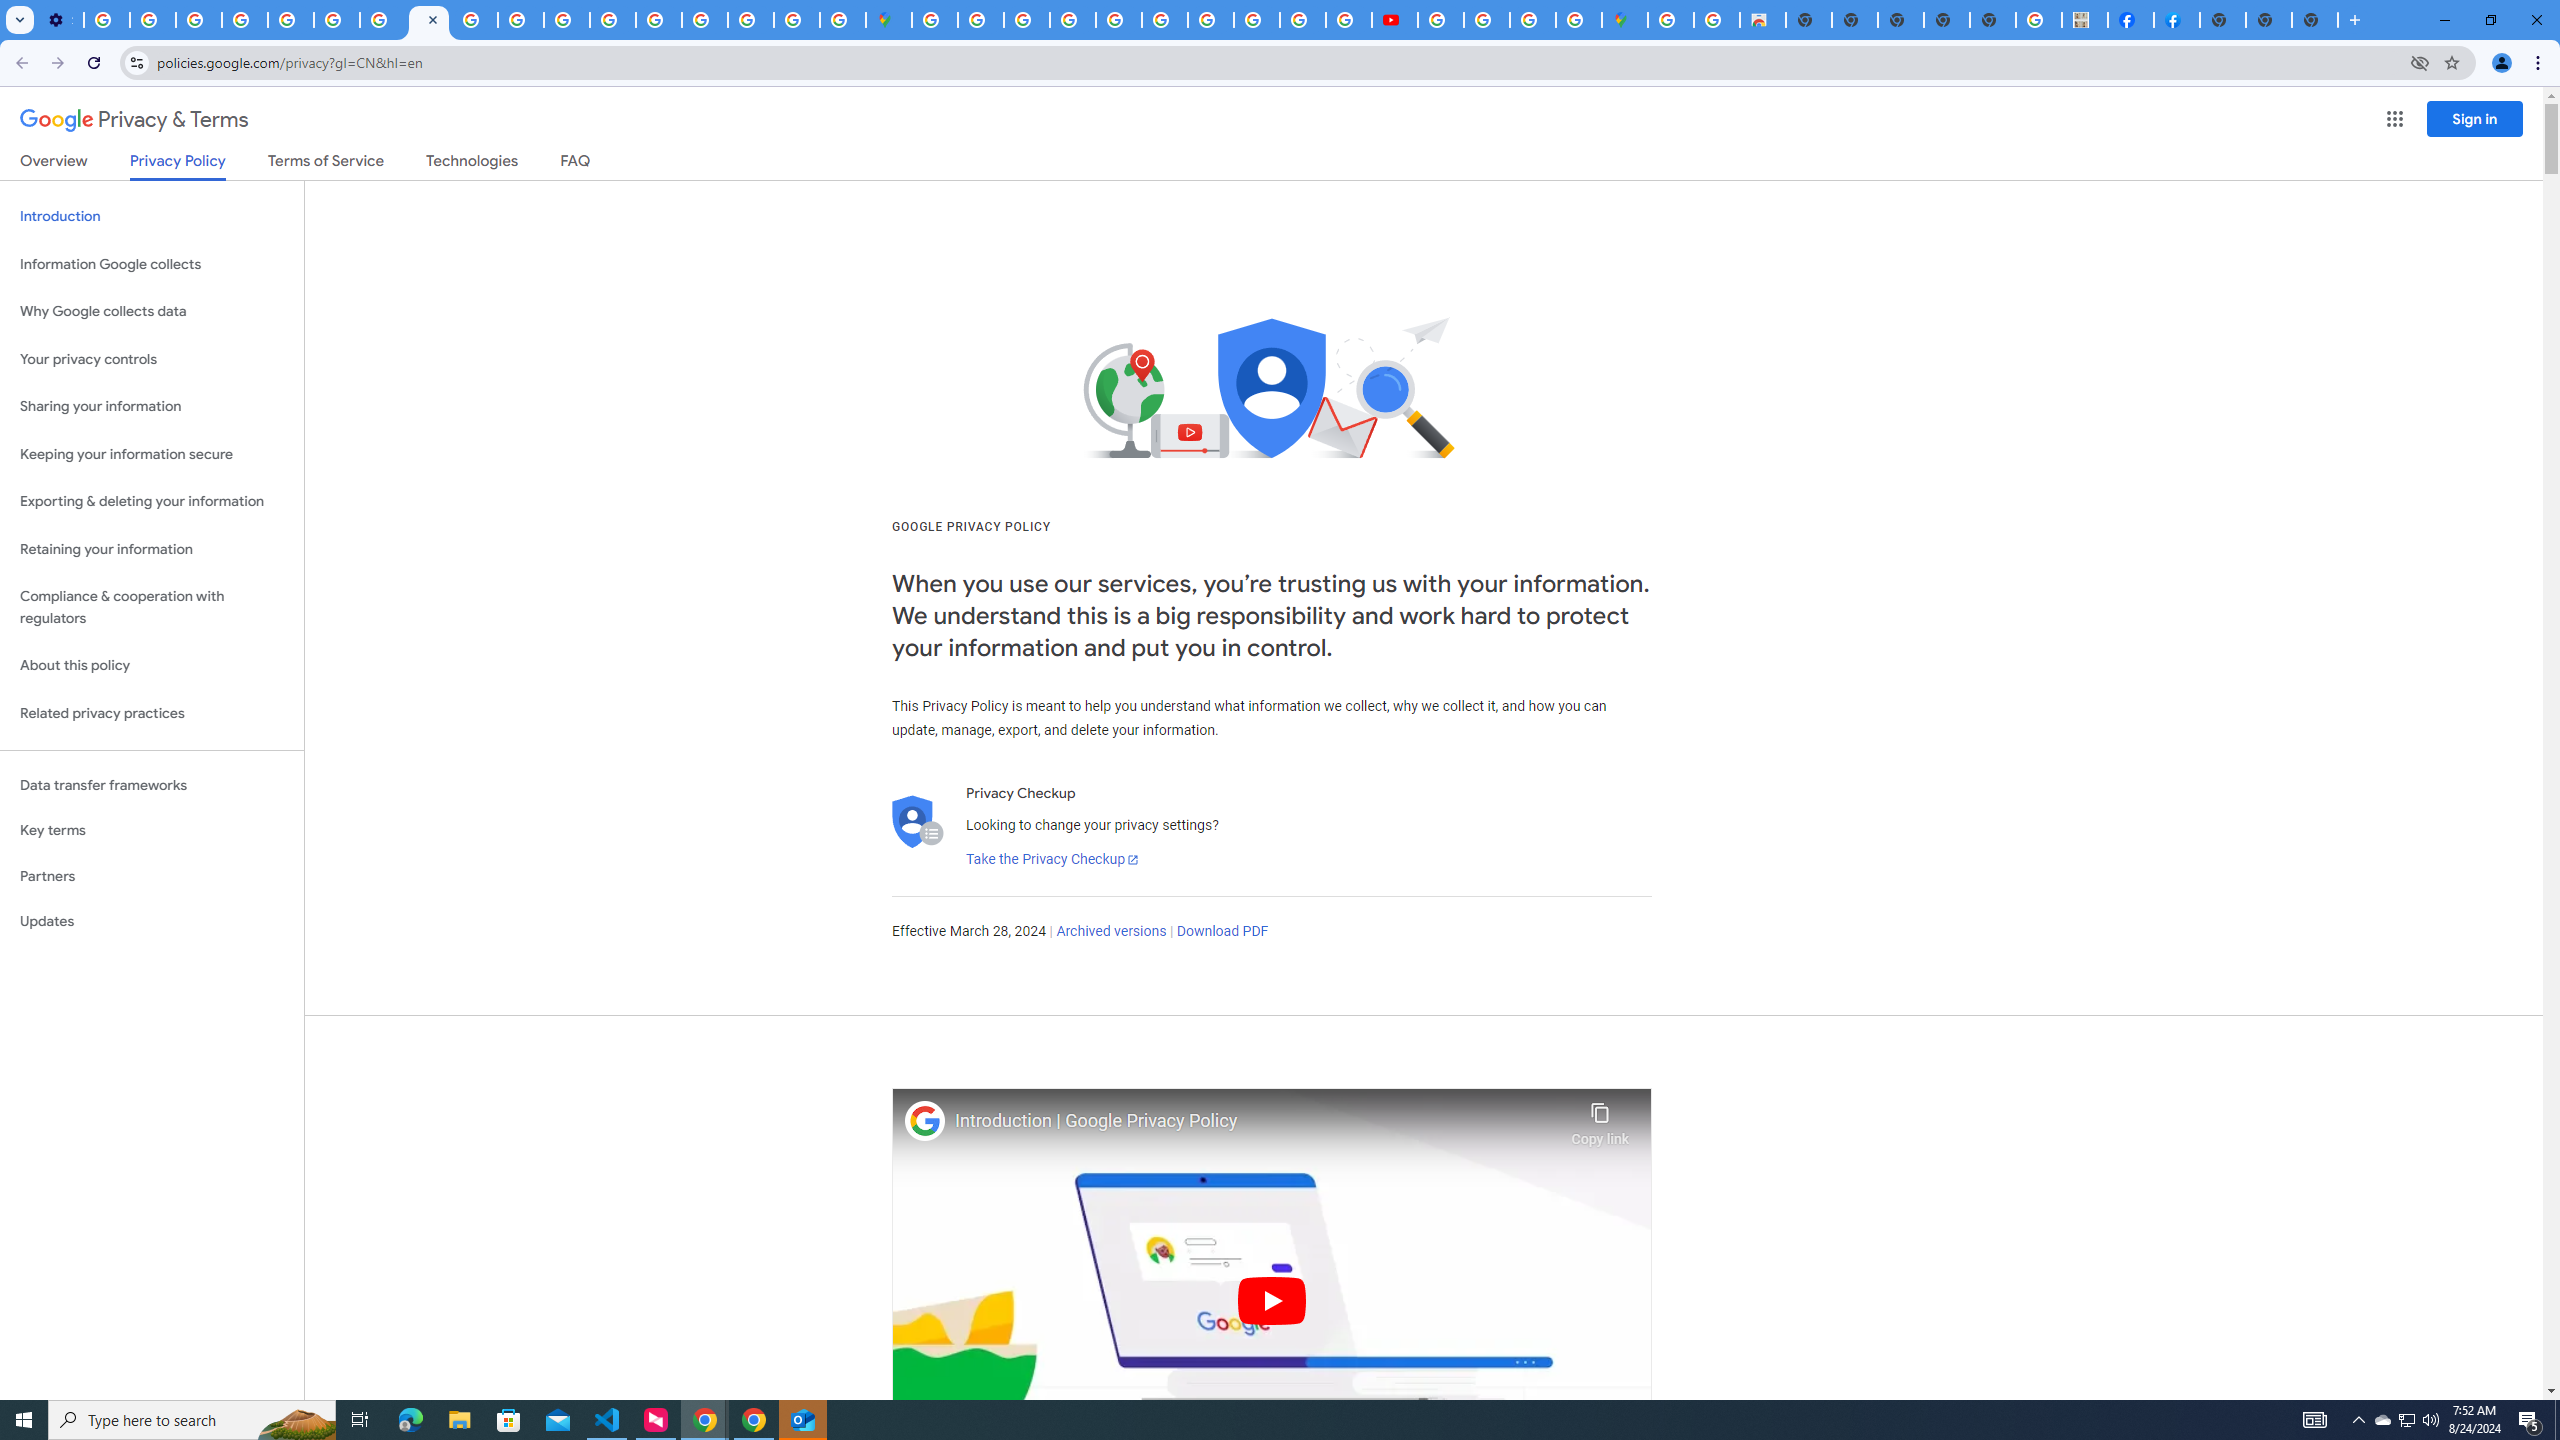 This screenshot has width=2560, height=1440. I want to click on 'Why Google collects data', so click(151, 310).